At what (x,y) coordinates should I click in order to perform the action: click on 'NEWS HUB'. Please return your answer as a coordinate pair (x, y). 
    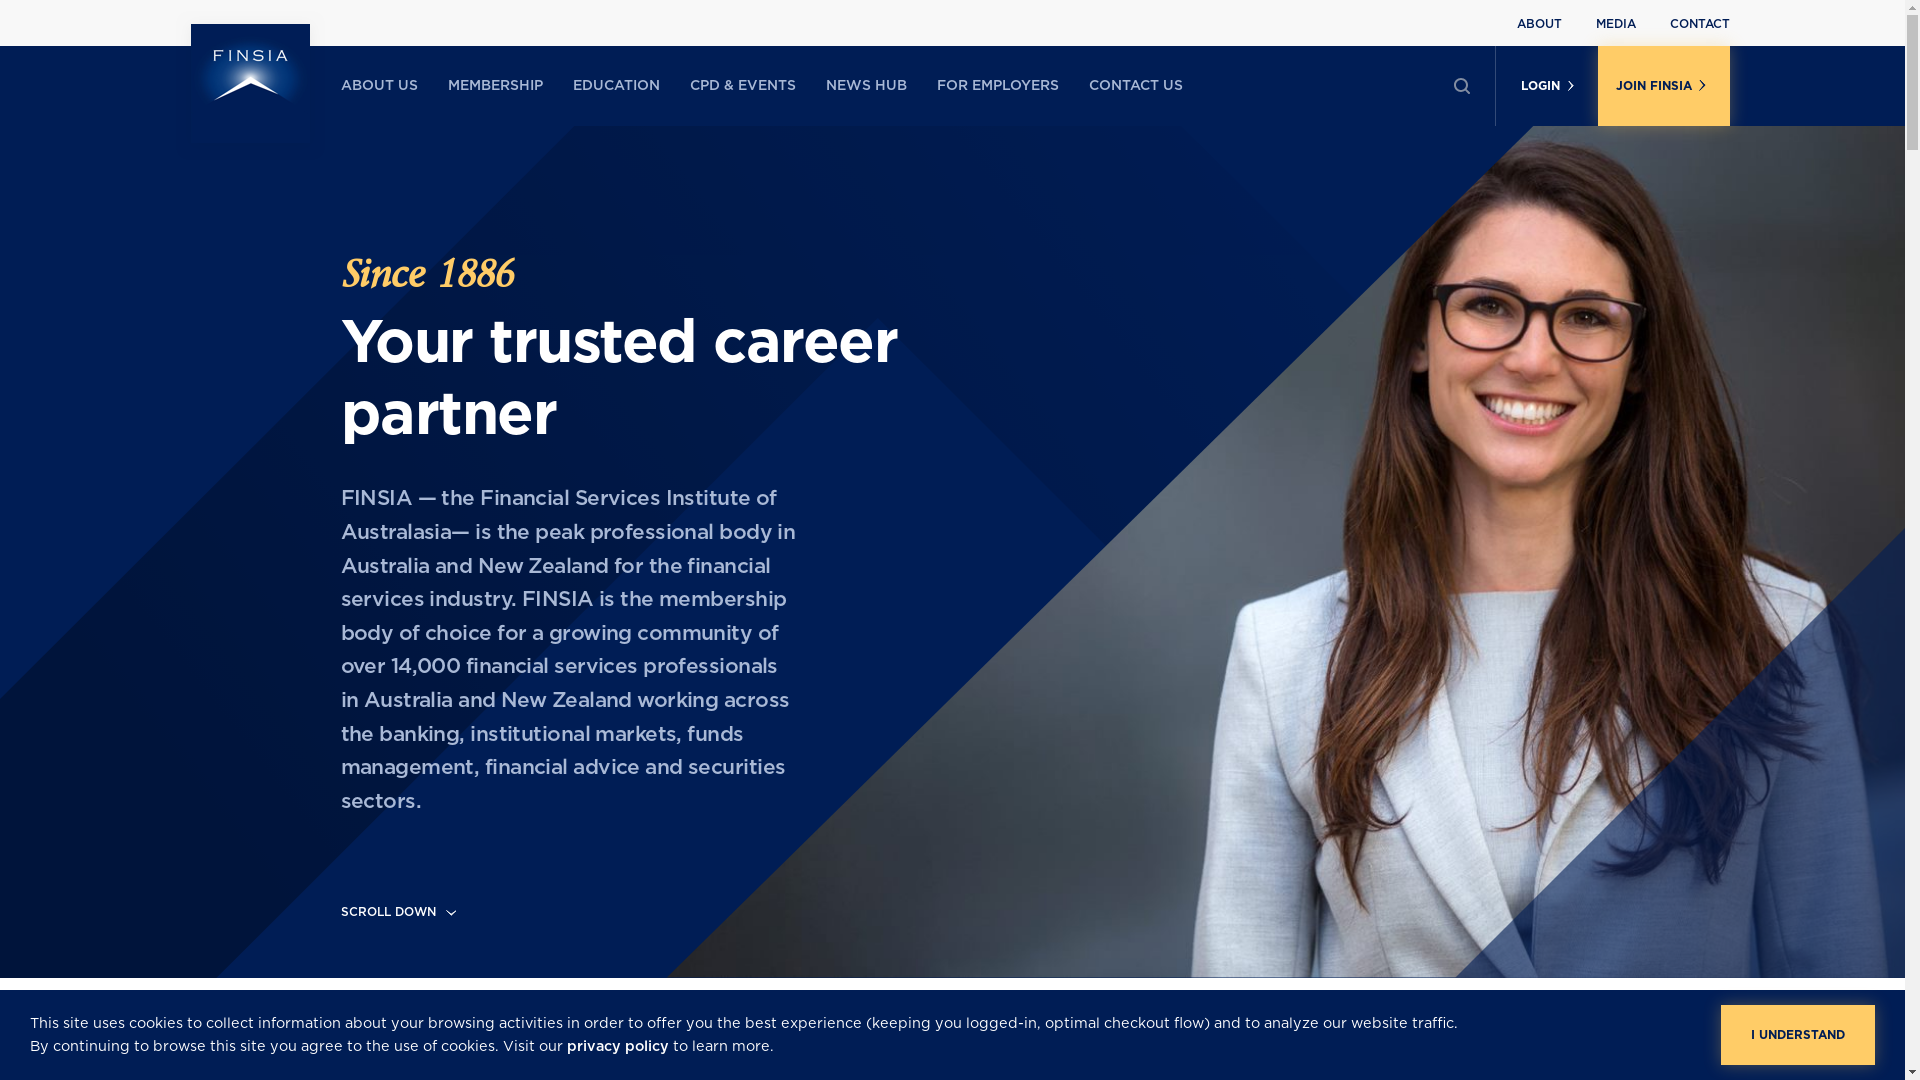
    Looking at the image, I should click on (866, 84).